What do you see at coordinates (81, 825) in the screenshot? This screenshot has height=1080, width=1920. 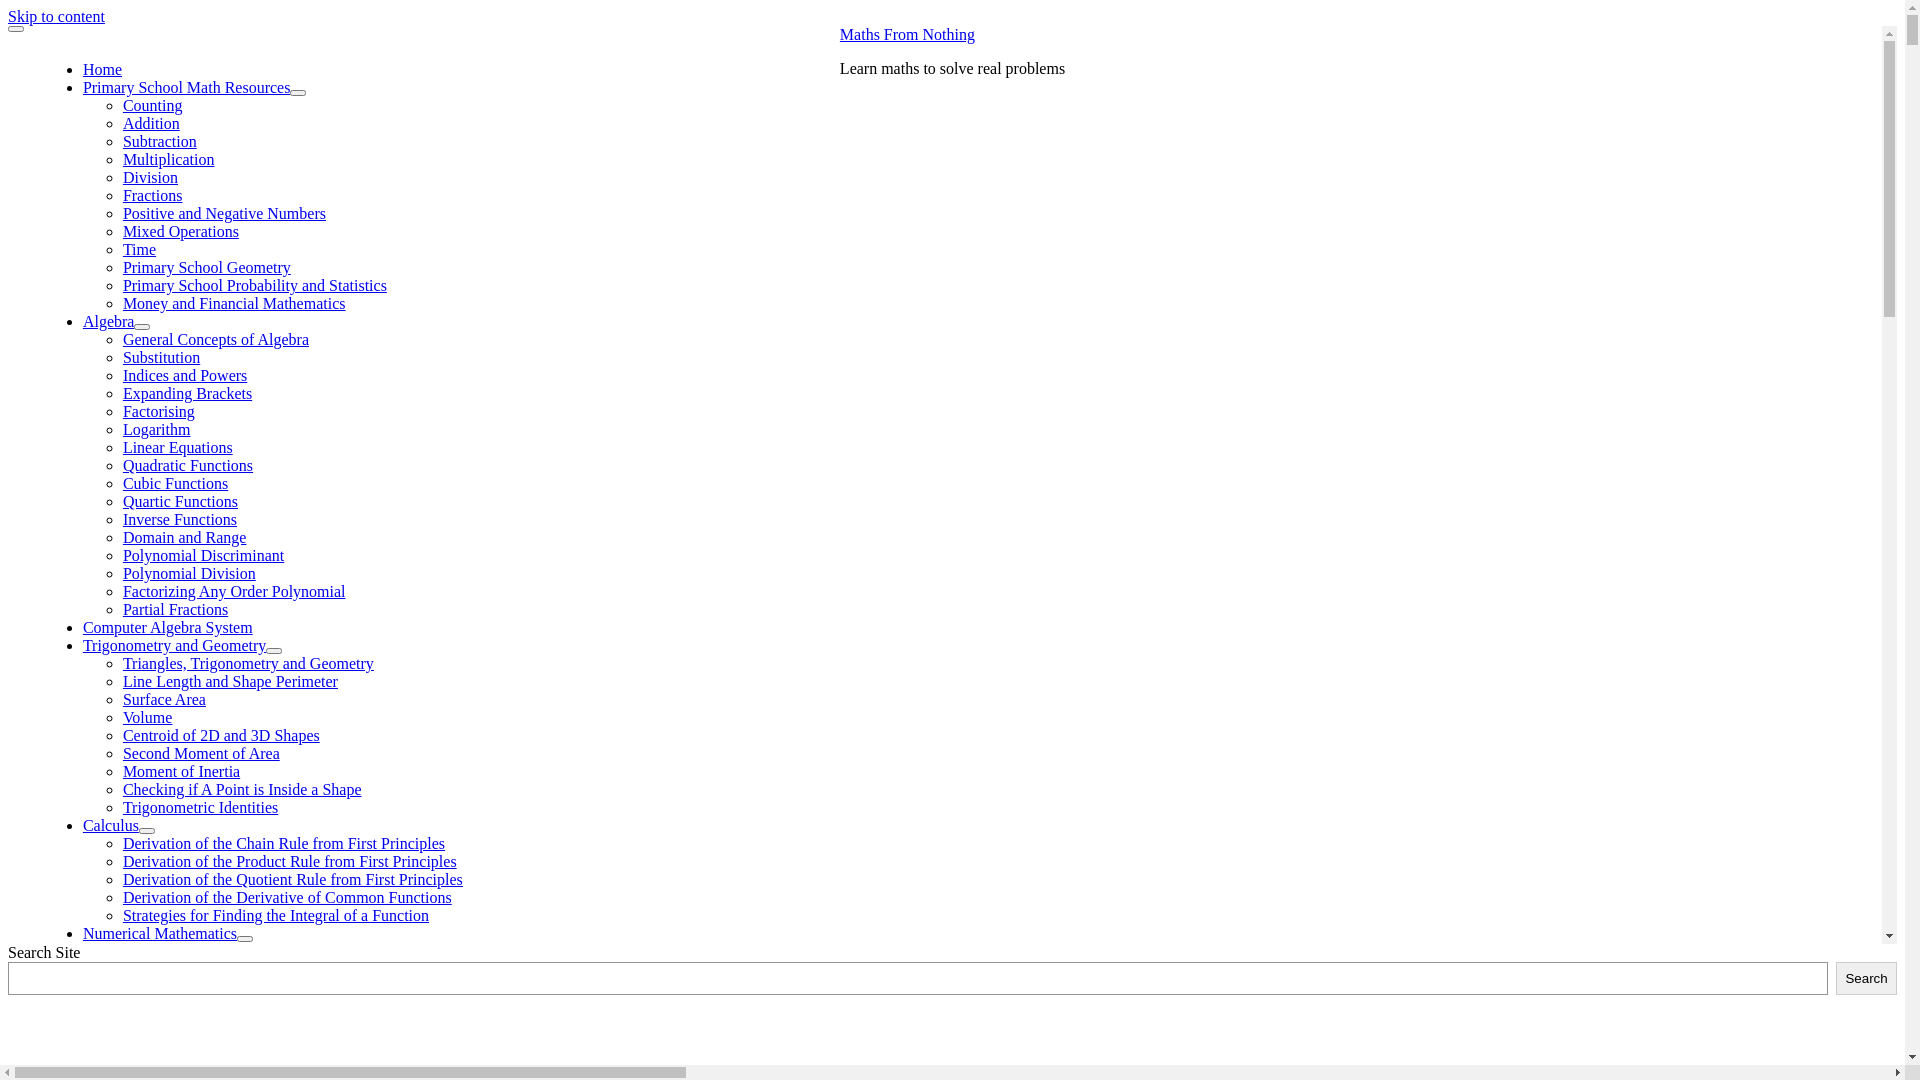 I see `'Calculus'` at bounding box center [81, 825].